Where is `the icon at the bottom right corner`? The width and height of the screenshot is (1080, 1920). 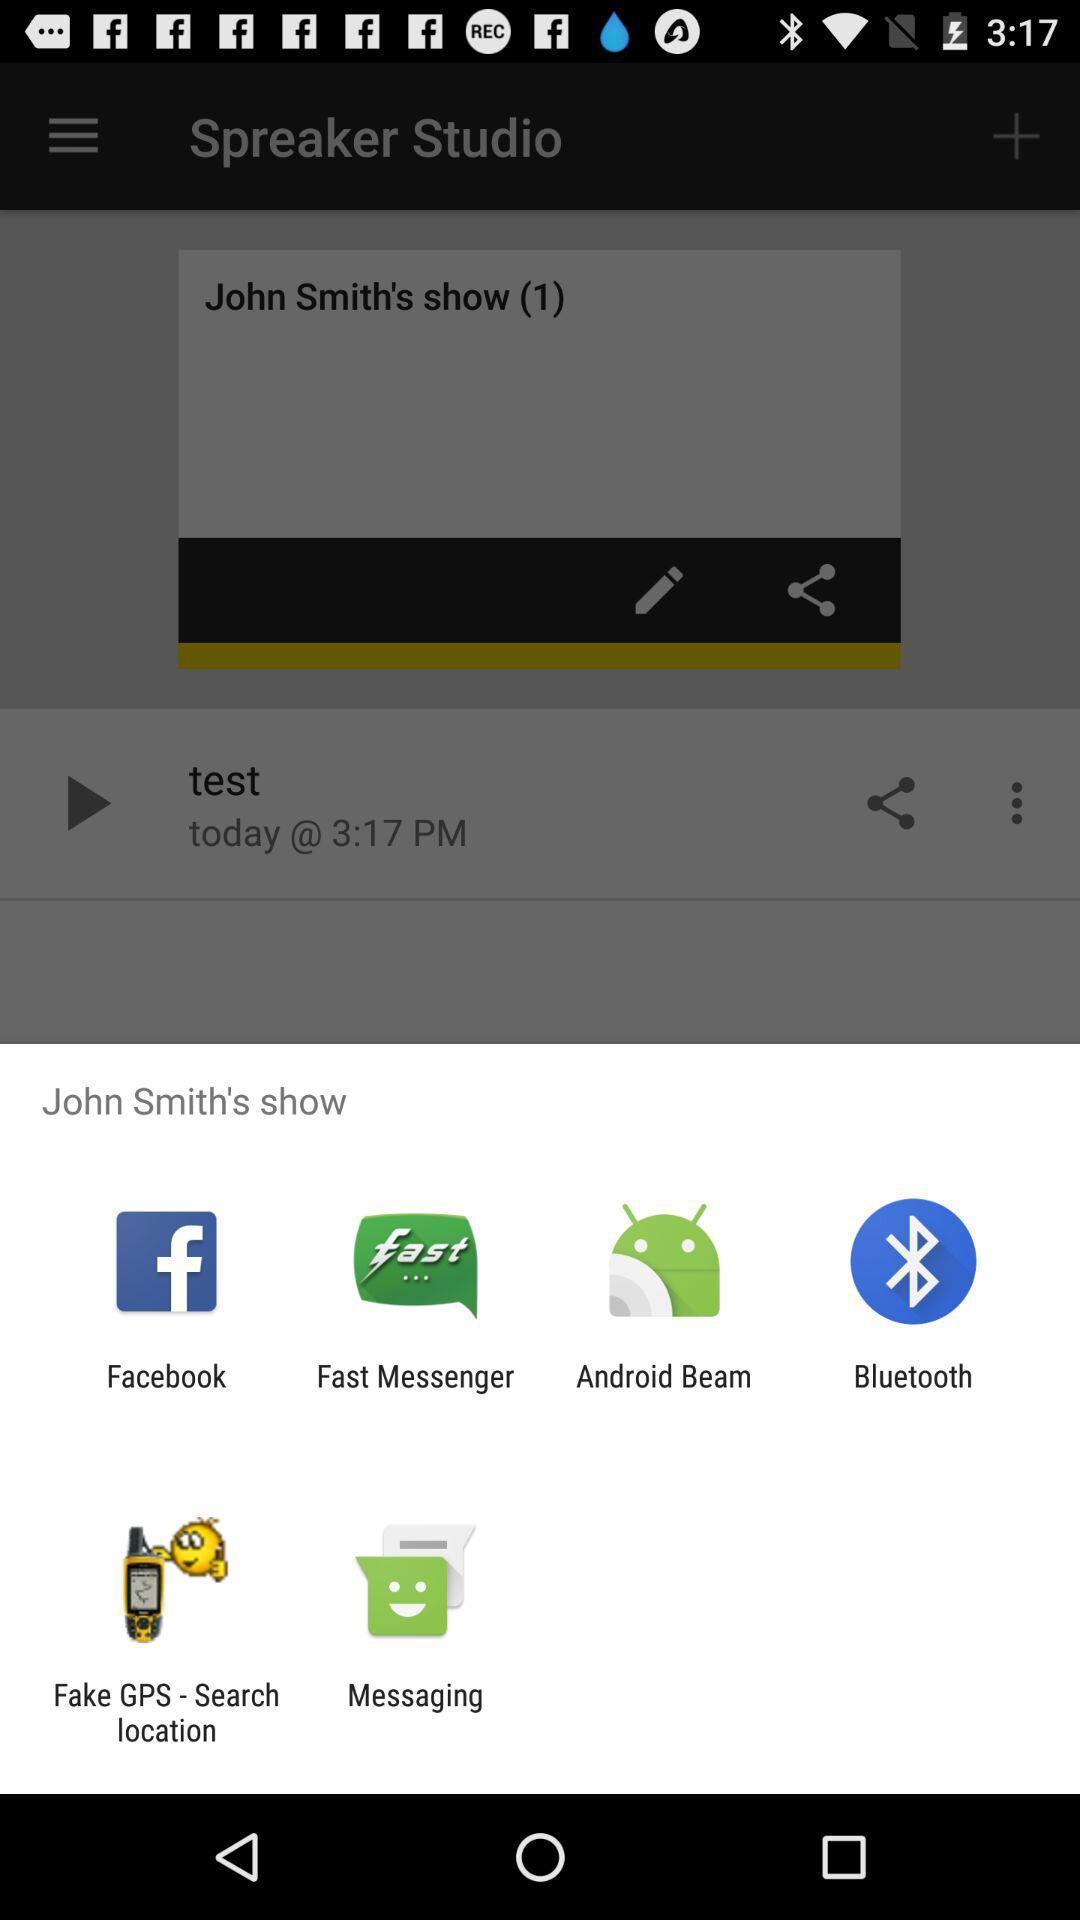 the icon at the bottom right corner is located at coordinates (913, 1392).